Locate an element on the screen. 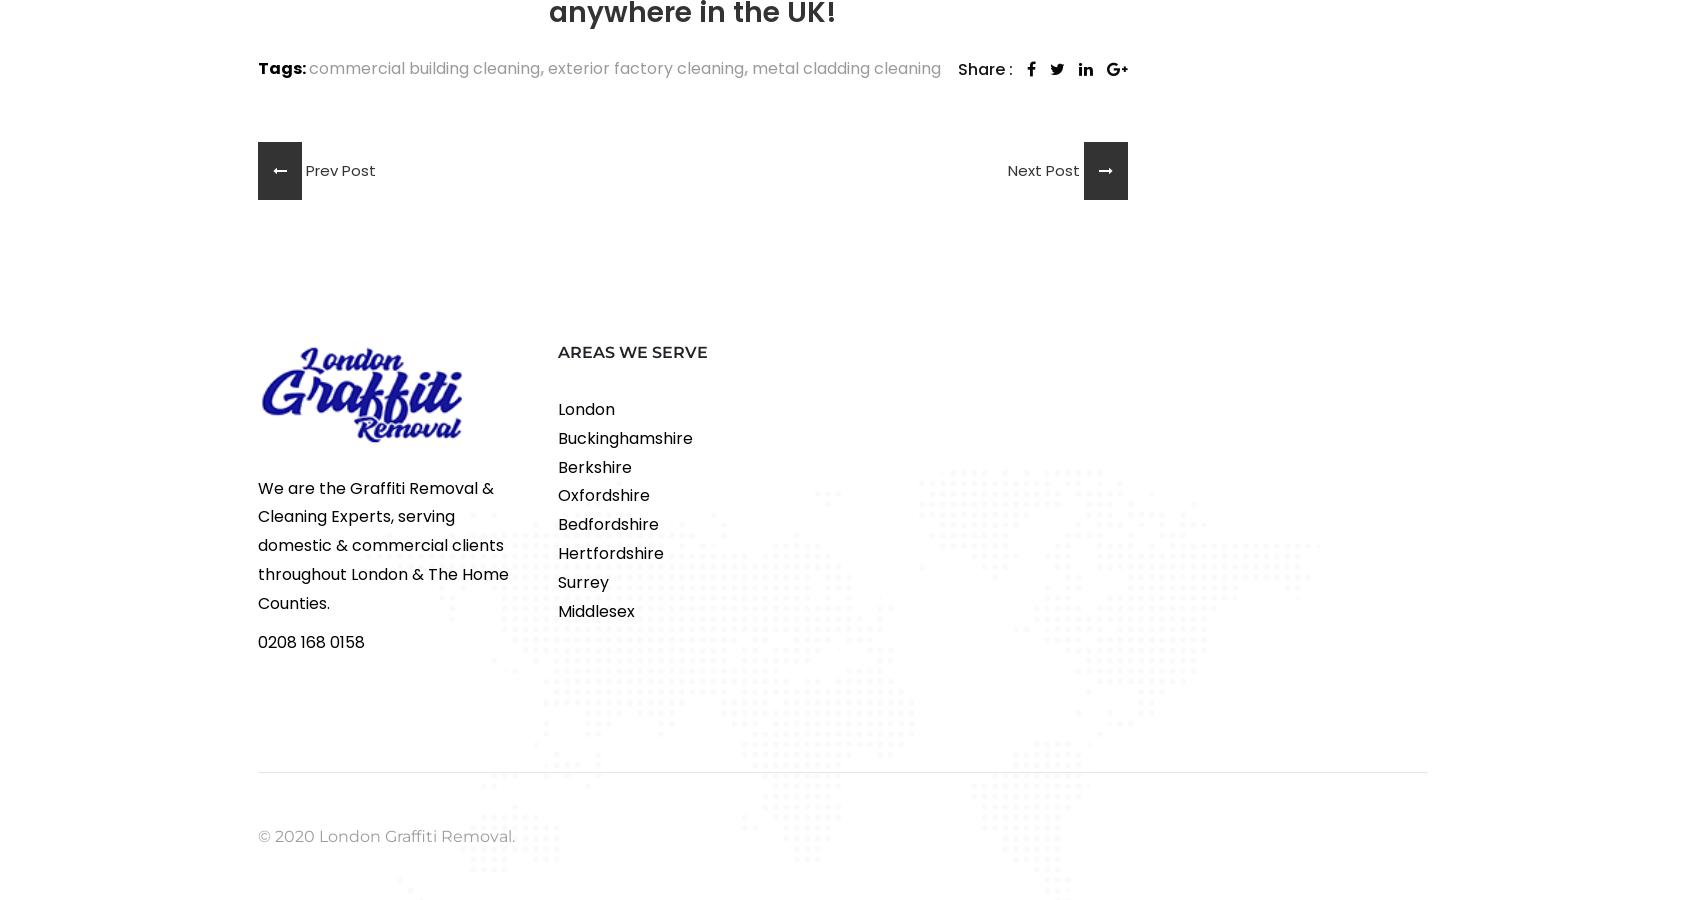 The image size is (1686, 900). '0208 168 0158' is located at coordinates (310, 641).